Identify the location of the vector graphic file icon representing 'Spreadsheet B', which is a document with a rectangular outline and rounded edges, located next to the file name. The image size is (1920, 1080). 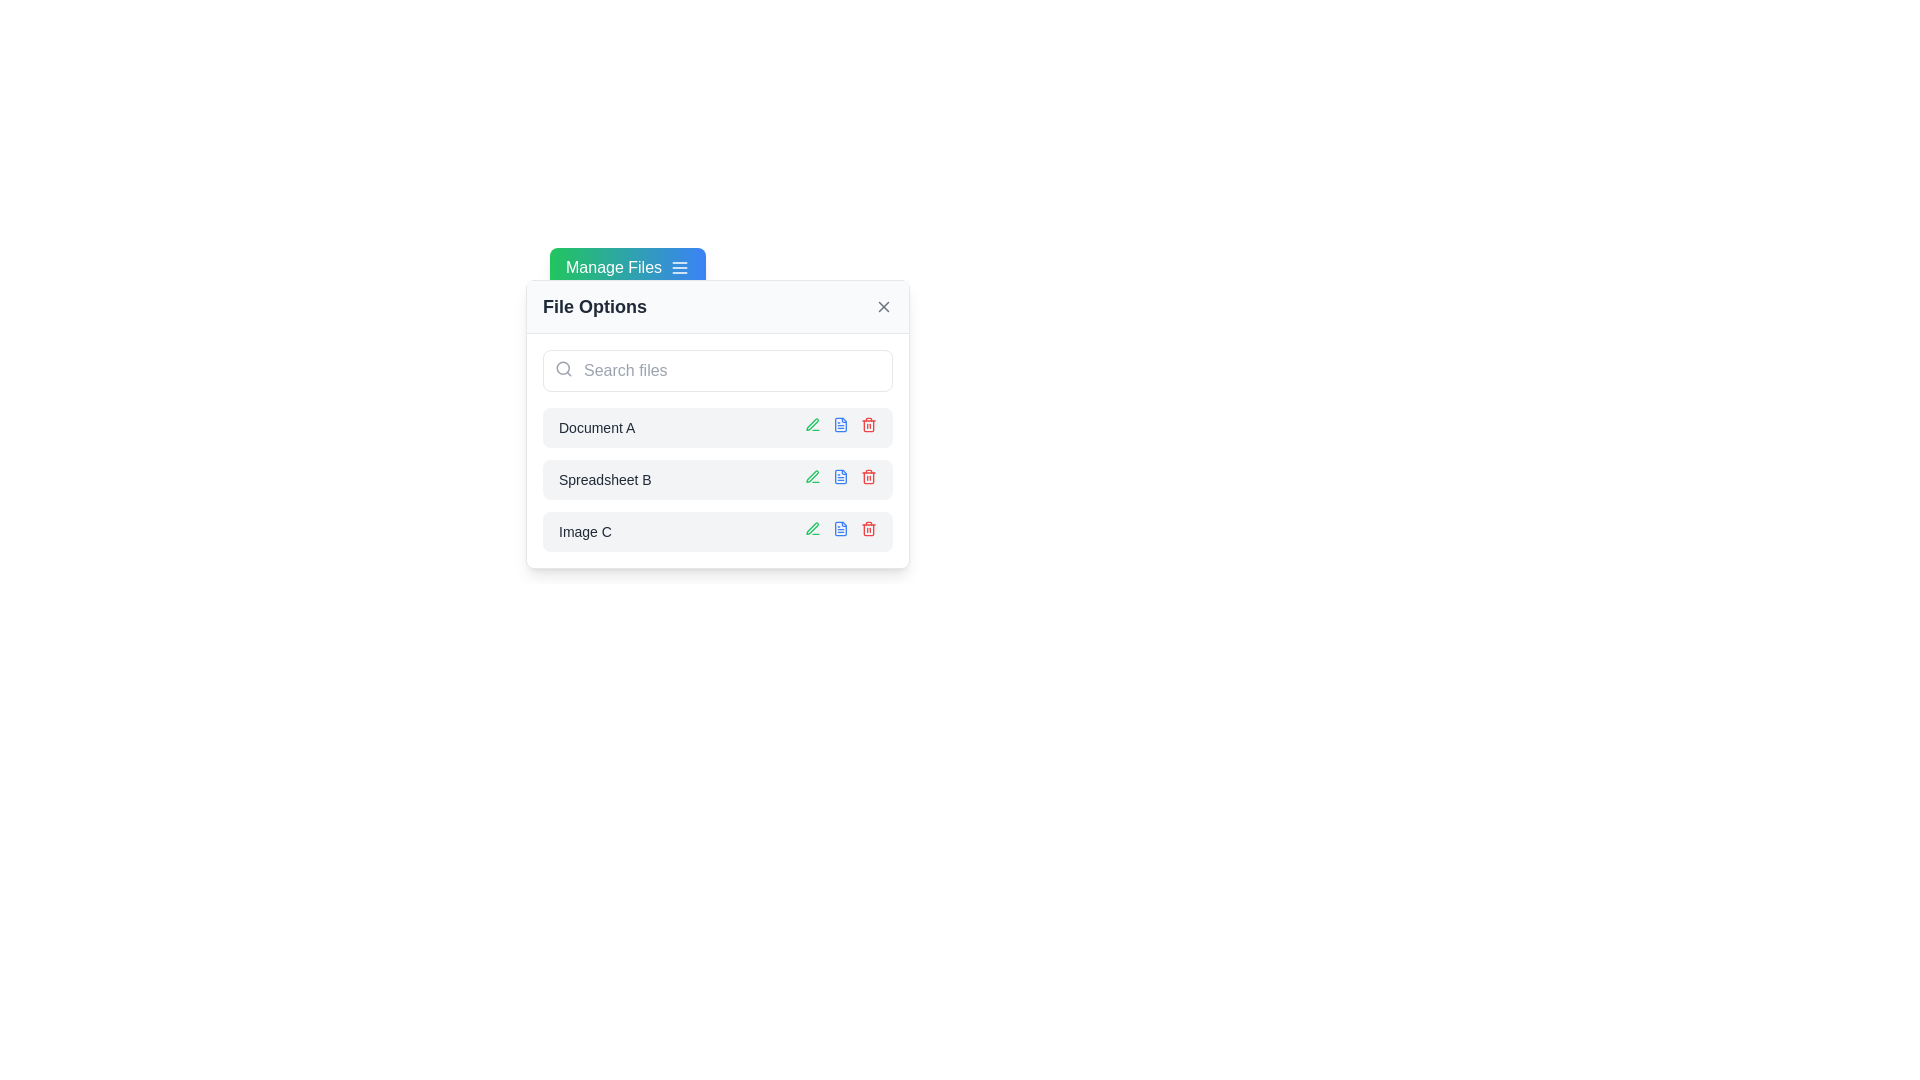
(840, 477).